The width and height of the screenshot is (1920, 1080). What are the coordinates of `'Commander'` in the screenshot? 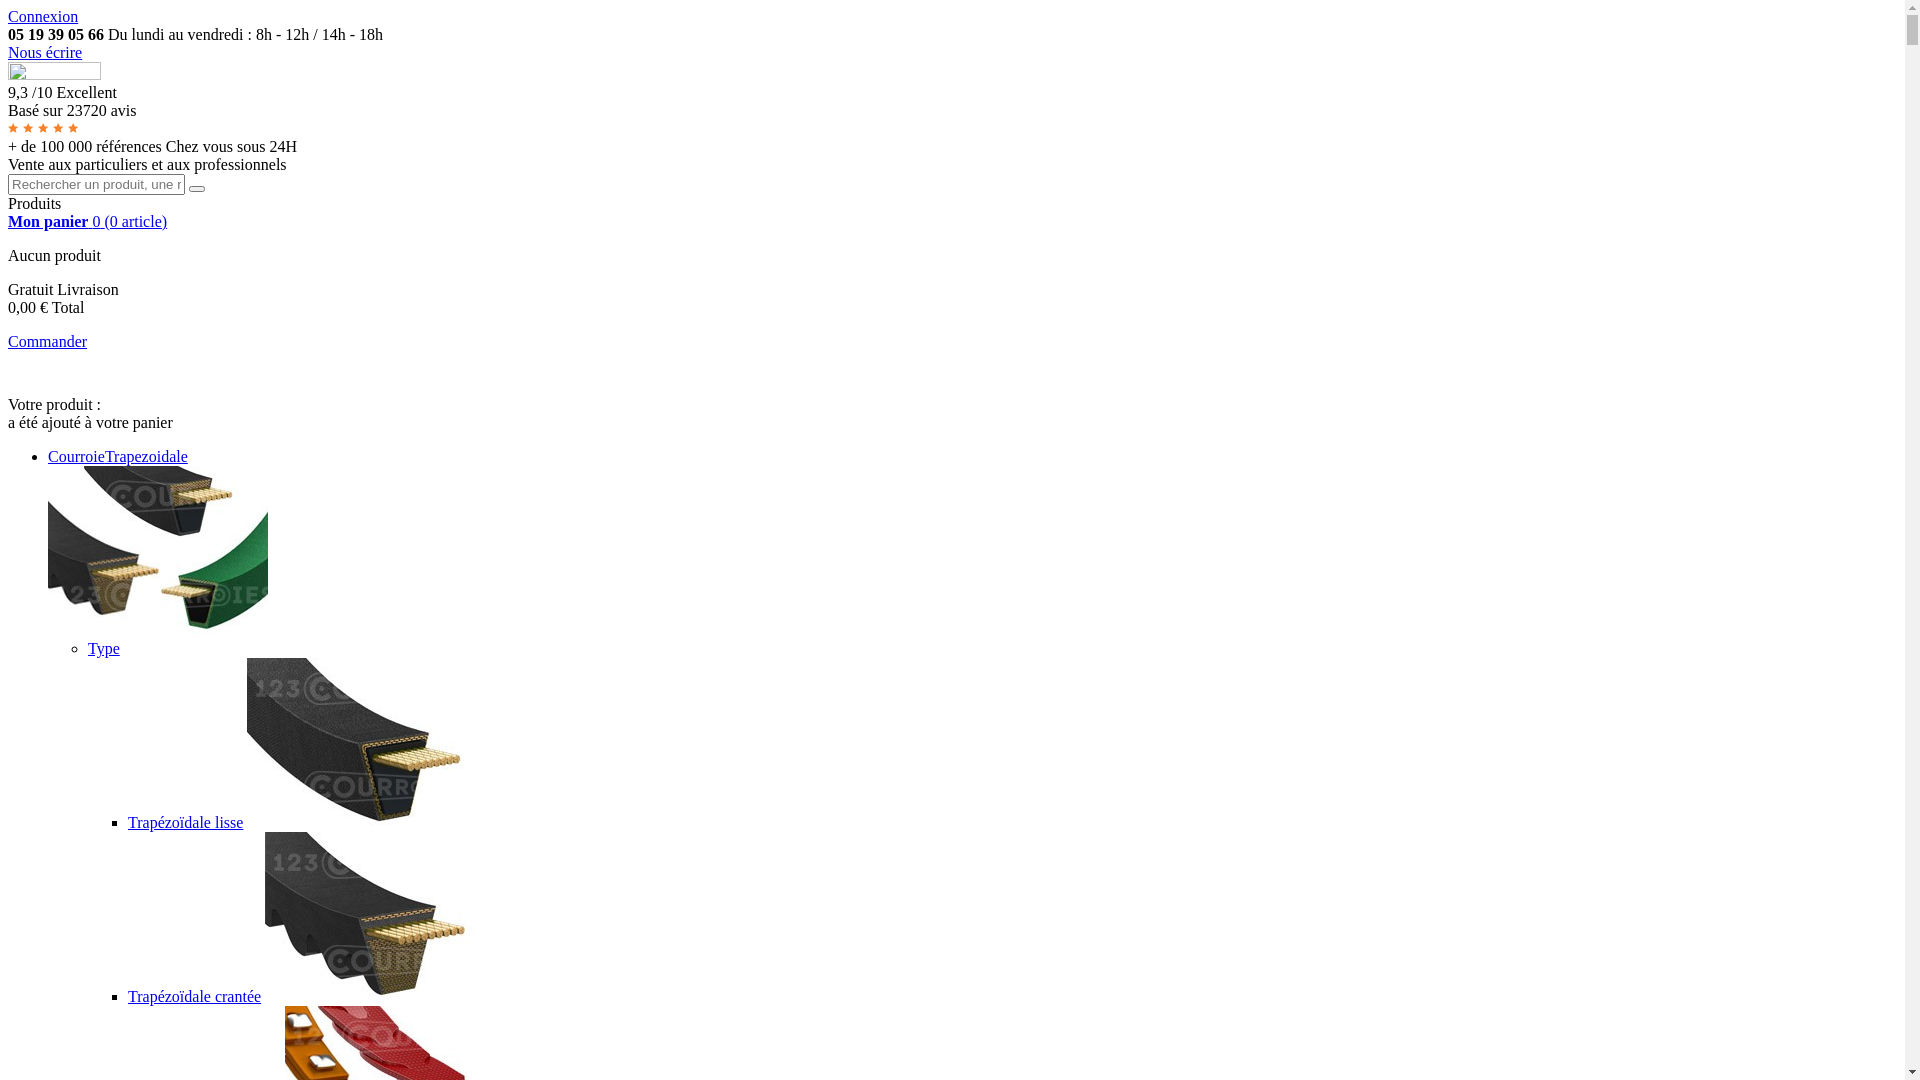 It's located at (47, 340).